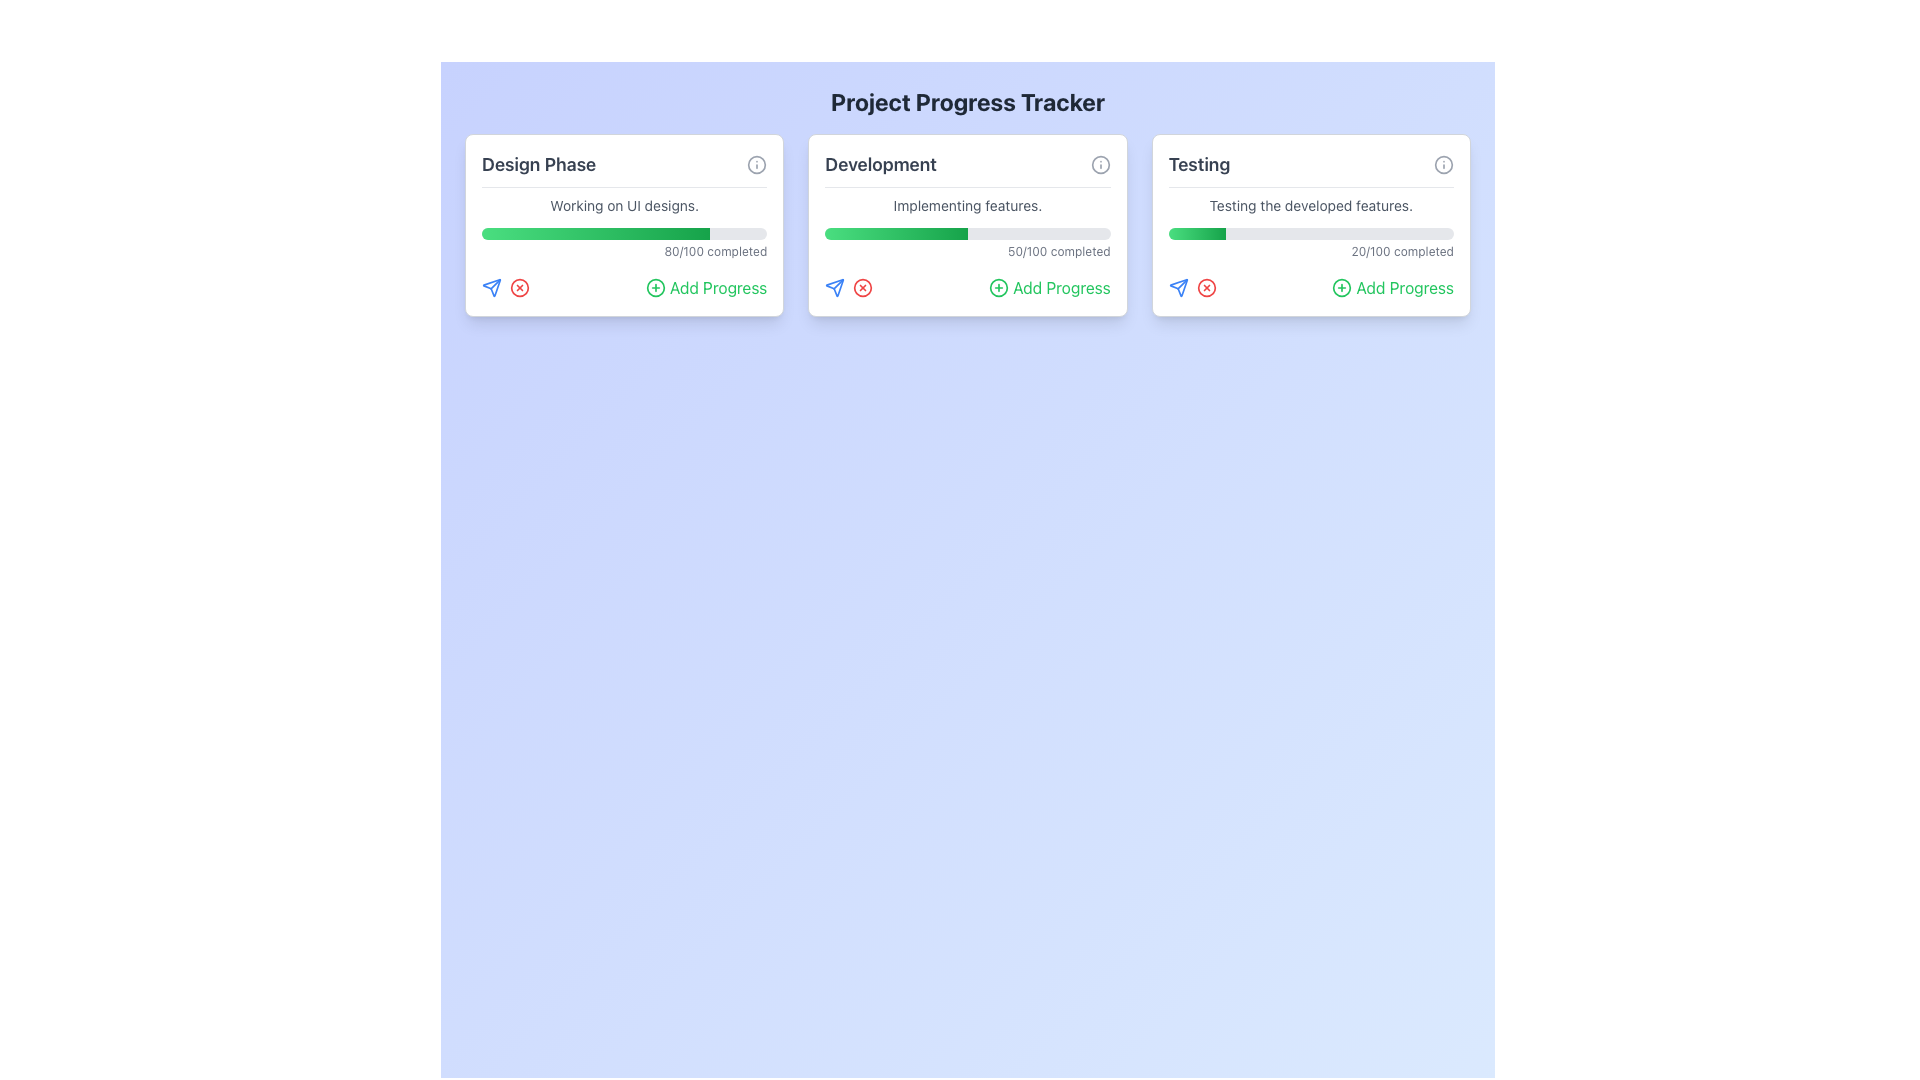  I want to click on the small circular button with an 'i' icon located in the top-right corner of the 'Design Phase' card, so click(756, 164).